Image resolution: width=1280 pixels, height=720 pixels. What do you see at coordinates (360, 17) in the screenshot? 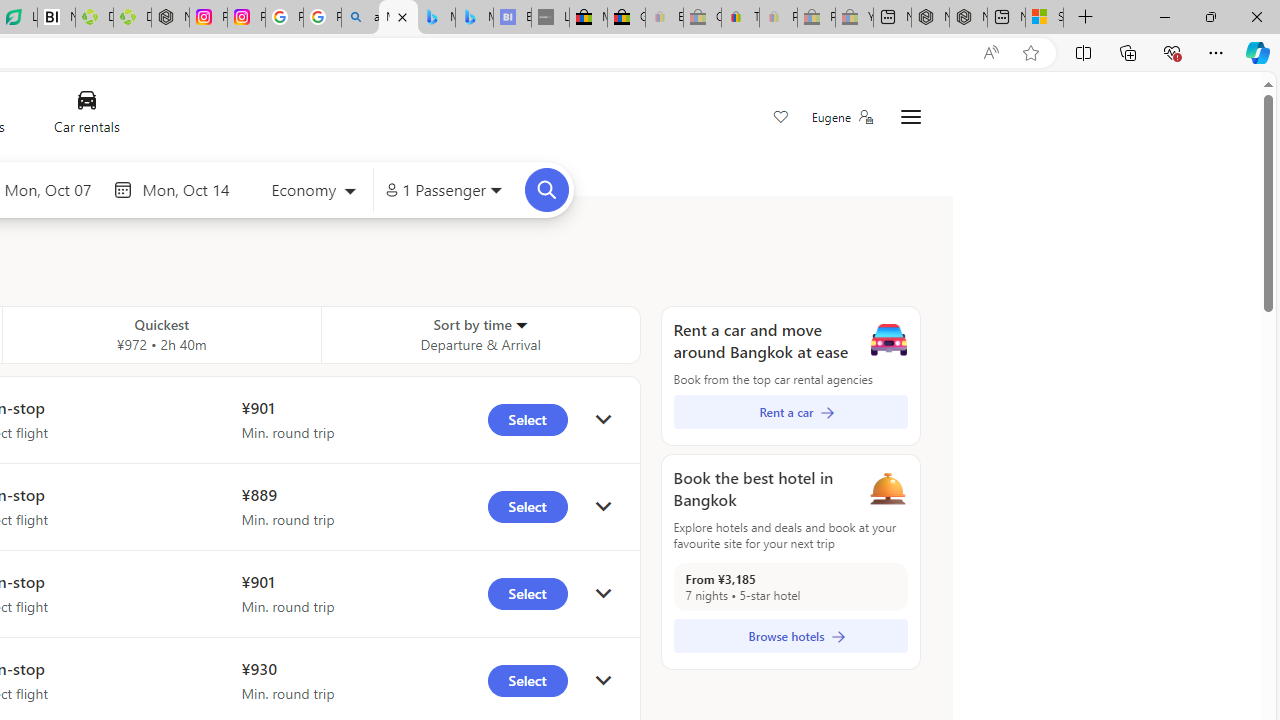
I see `'alabama high school quarterback dies - Search'` at bounding box center [360, 17].